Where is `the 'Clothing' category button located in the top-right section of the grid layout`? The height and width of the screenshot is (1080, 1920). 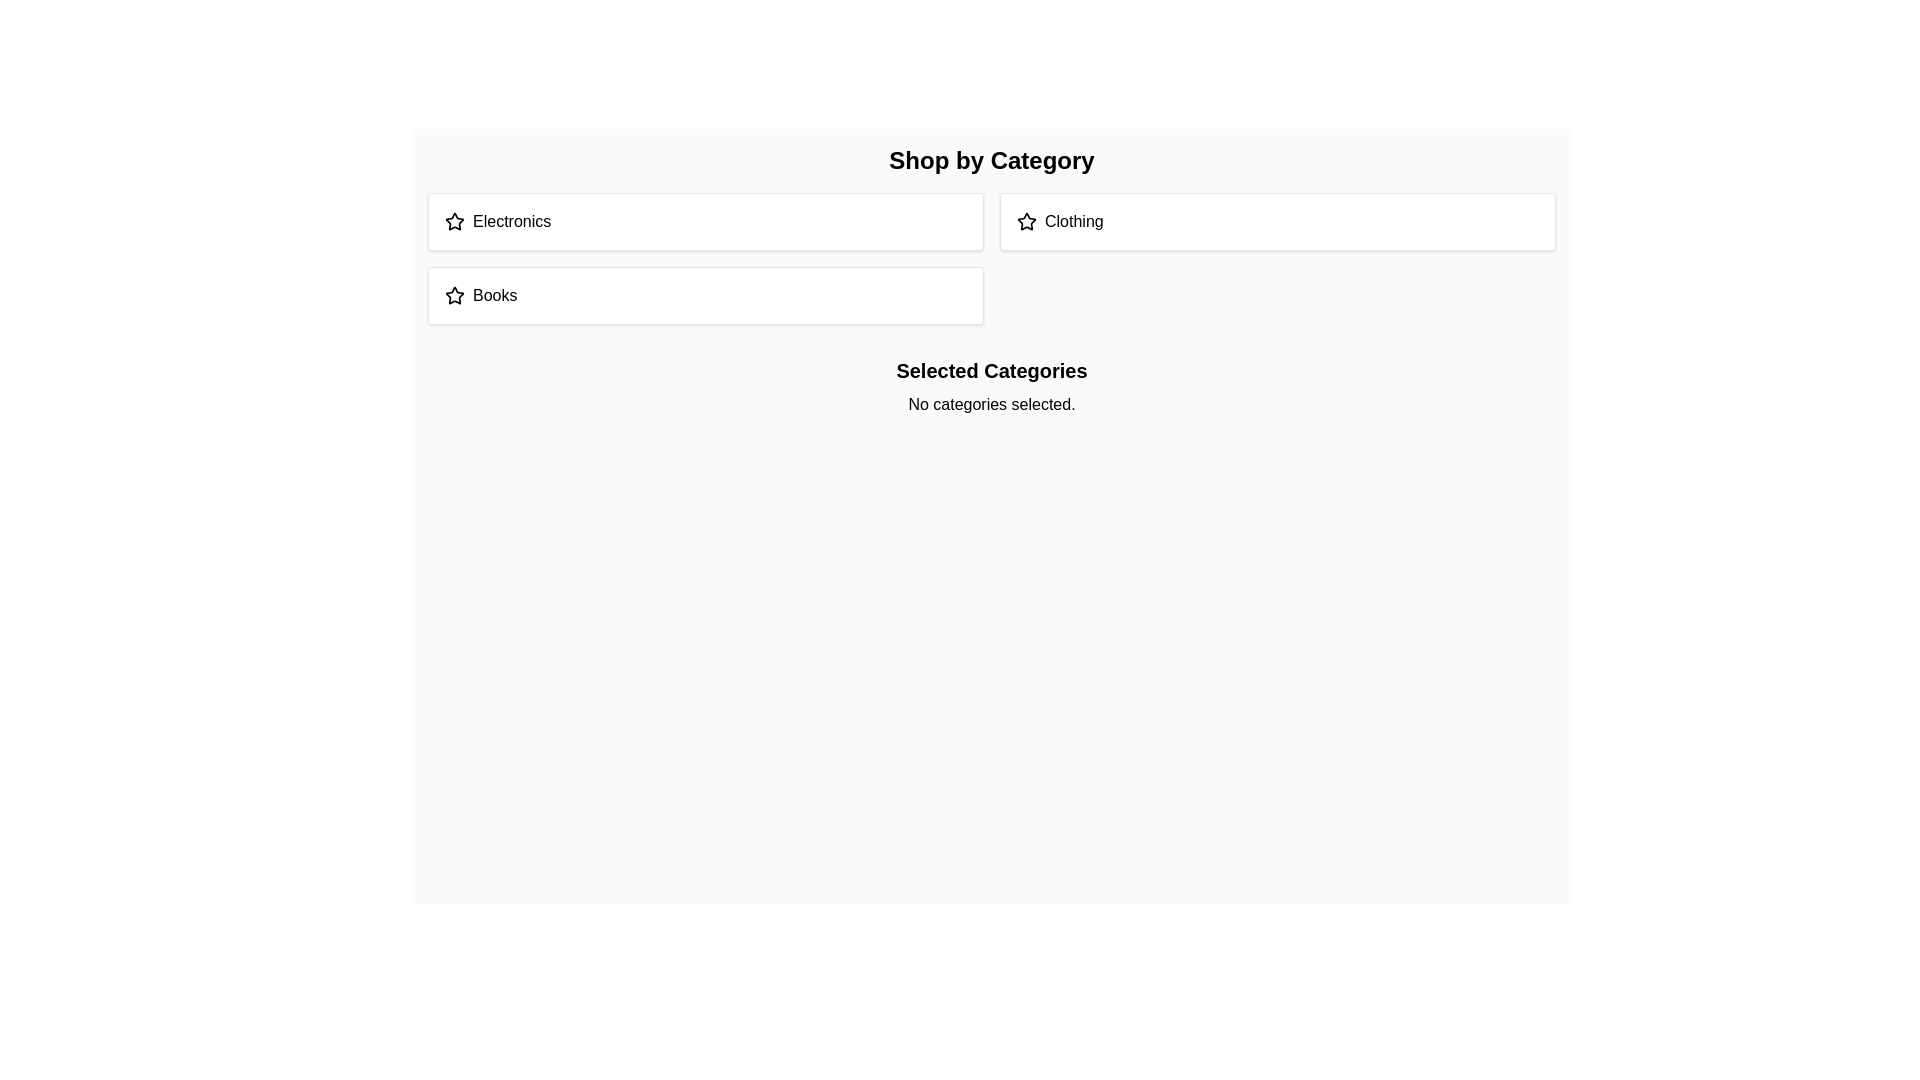
the 'Clothing' category button located in the top-right section of the grid layout is located at coordinates (1276, 222).